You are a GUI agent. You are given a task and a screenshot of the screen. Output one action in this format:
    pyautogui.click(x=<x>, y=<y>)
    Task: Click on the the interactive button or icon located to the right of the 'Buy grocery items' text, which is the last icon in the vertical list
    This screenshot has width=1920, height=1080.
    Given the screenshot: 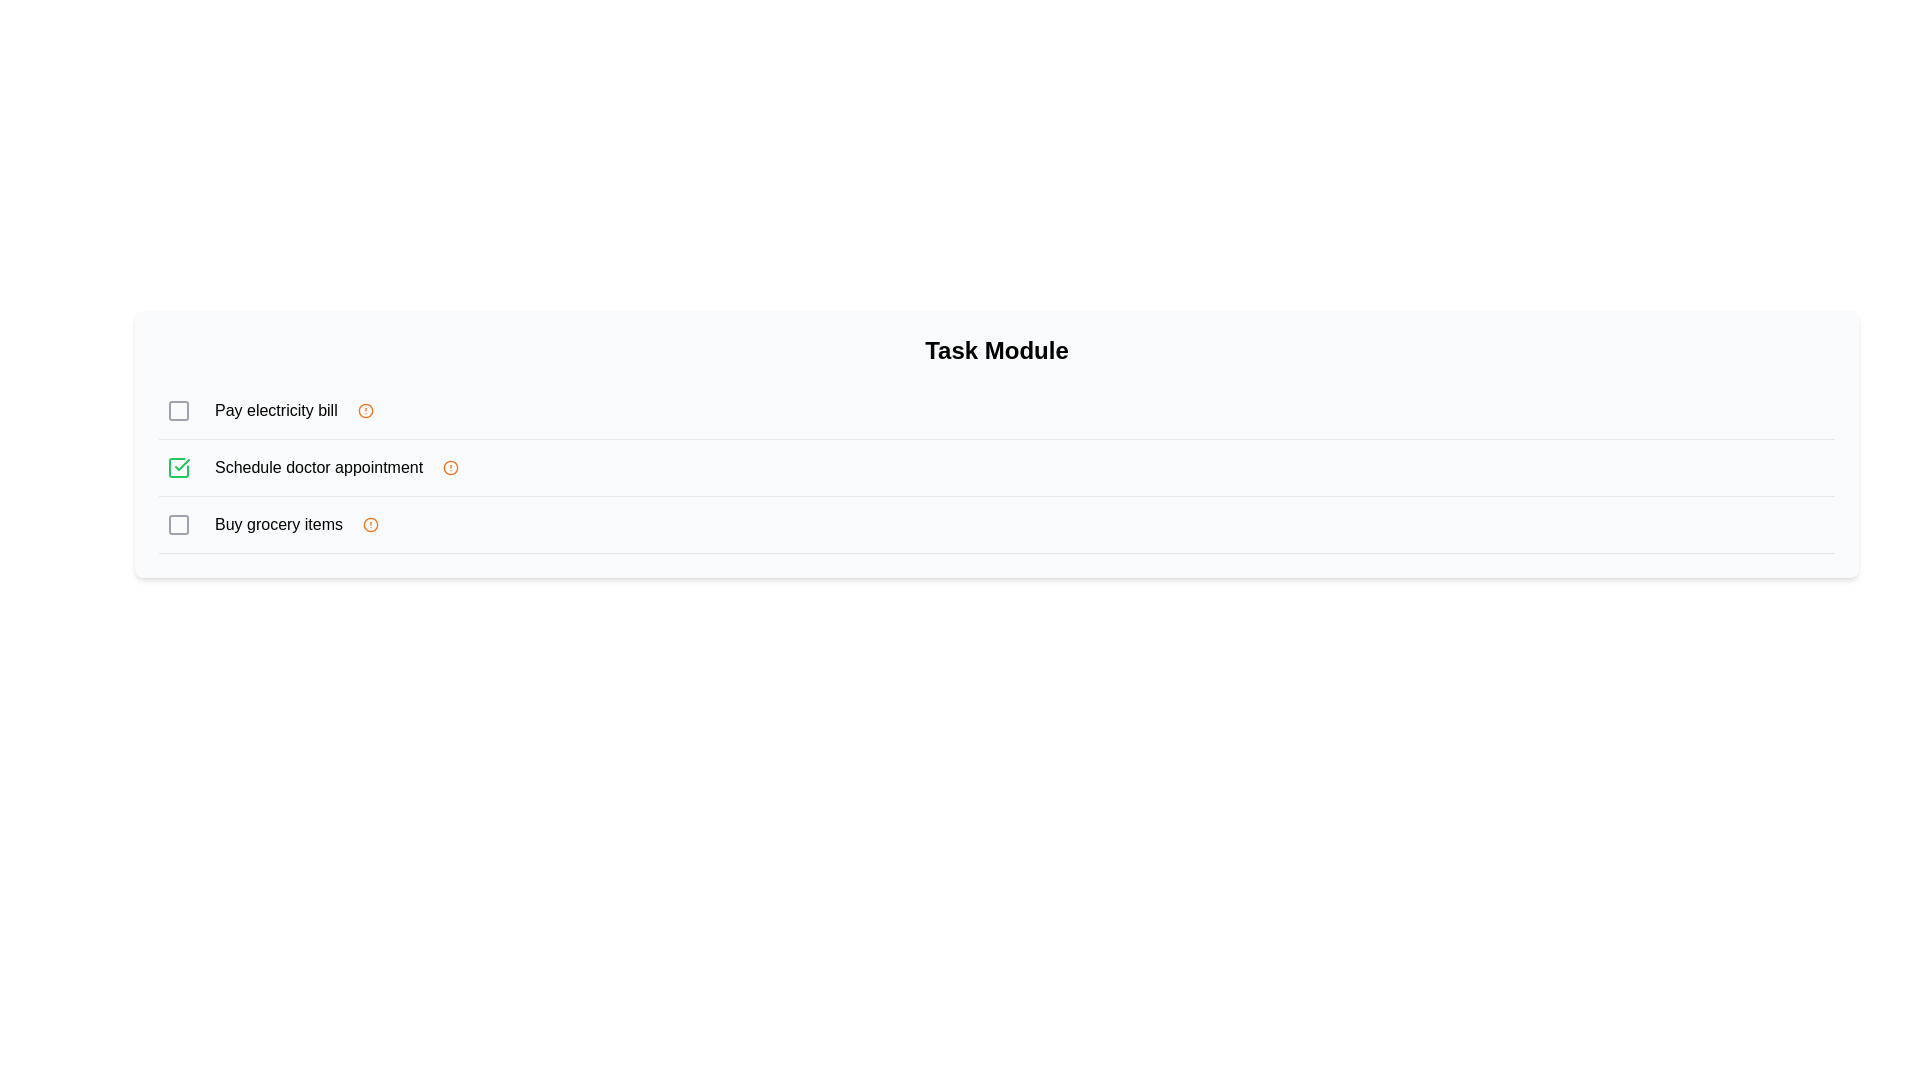 What is the action you would take?
    pyautogui.click(x=371, y=523)
    